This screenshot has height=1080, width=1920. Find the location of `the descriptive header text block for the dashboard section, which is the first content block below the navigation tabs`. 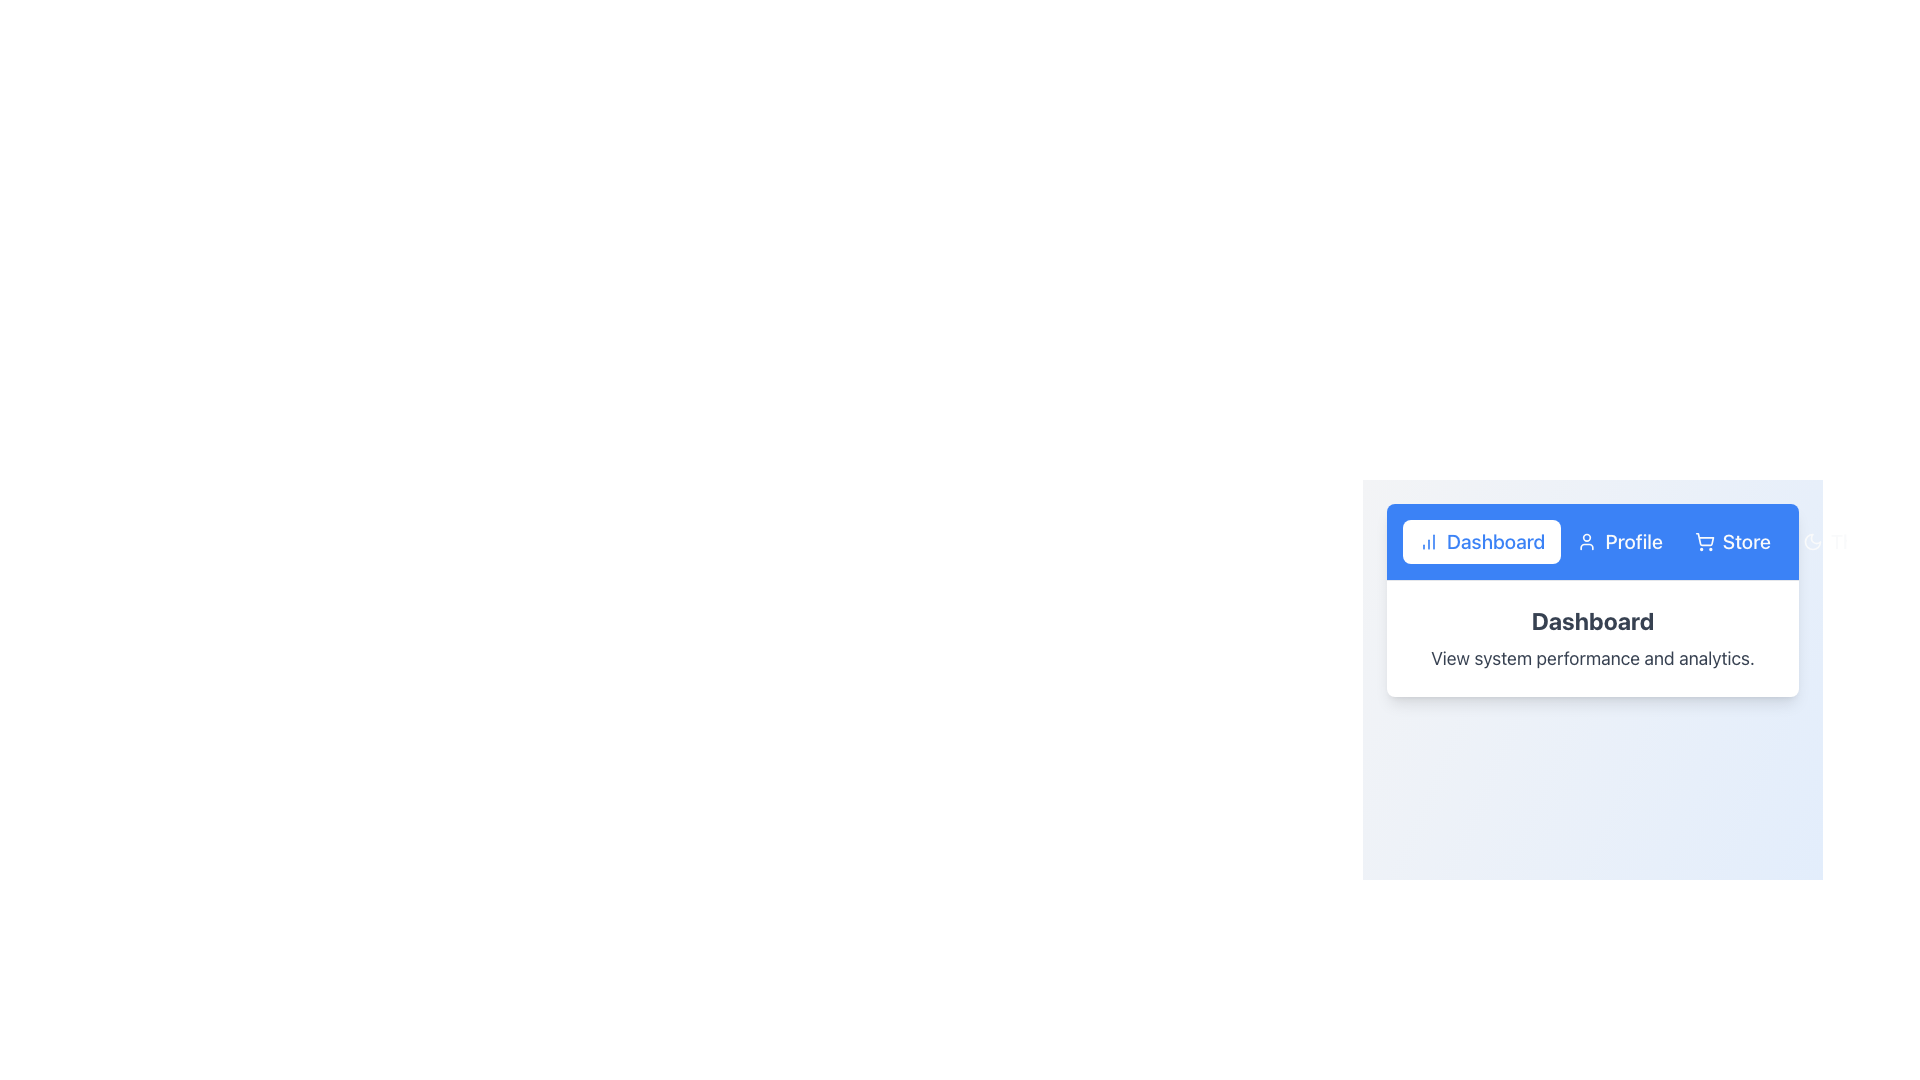

the descriptive header text block for the dashboard section, which is the first content block below the navigation tabs is located at coordinates (1592, 639).